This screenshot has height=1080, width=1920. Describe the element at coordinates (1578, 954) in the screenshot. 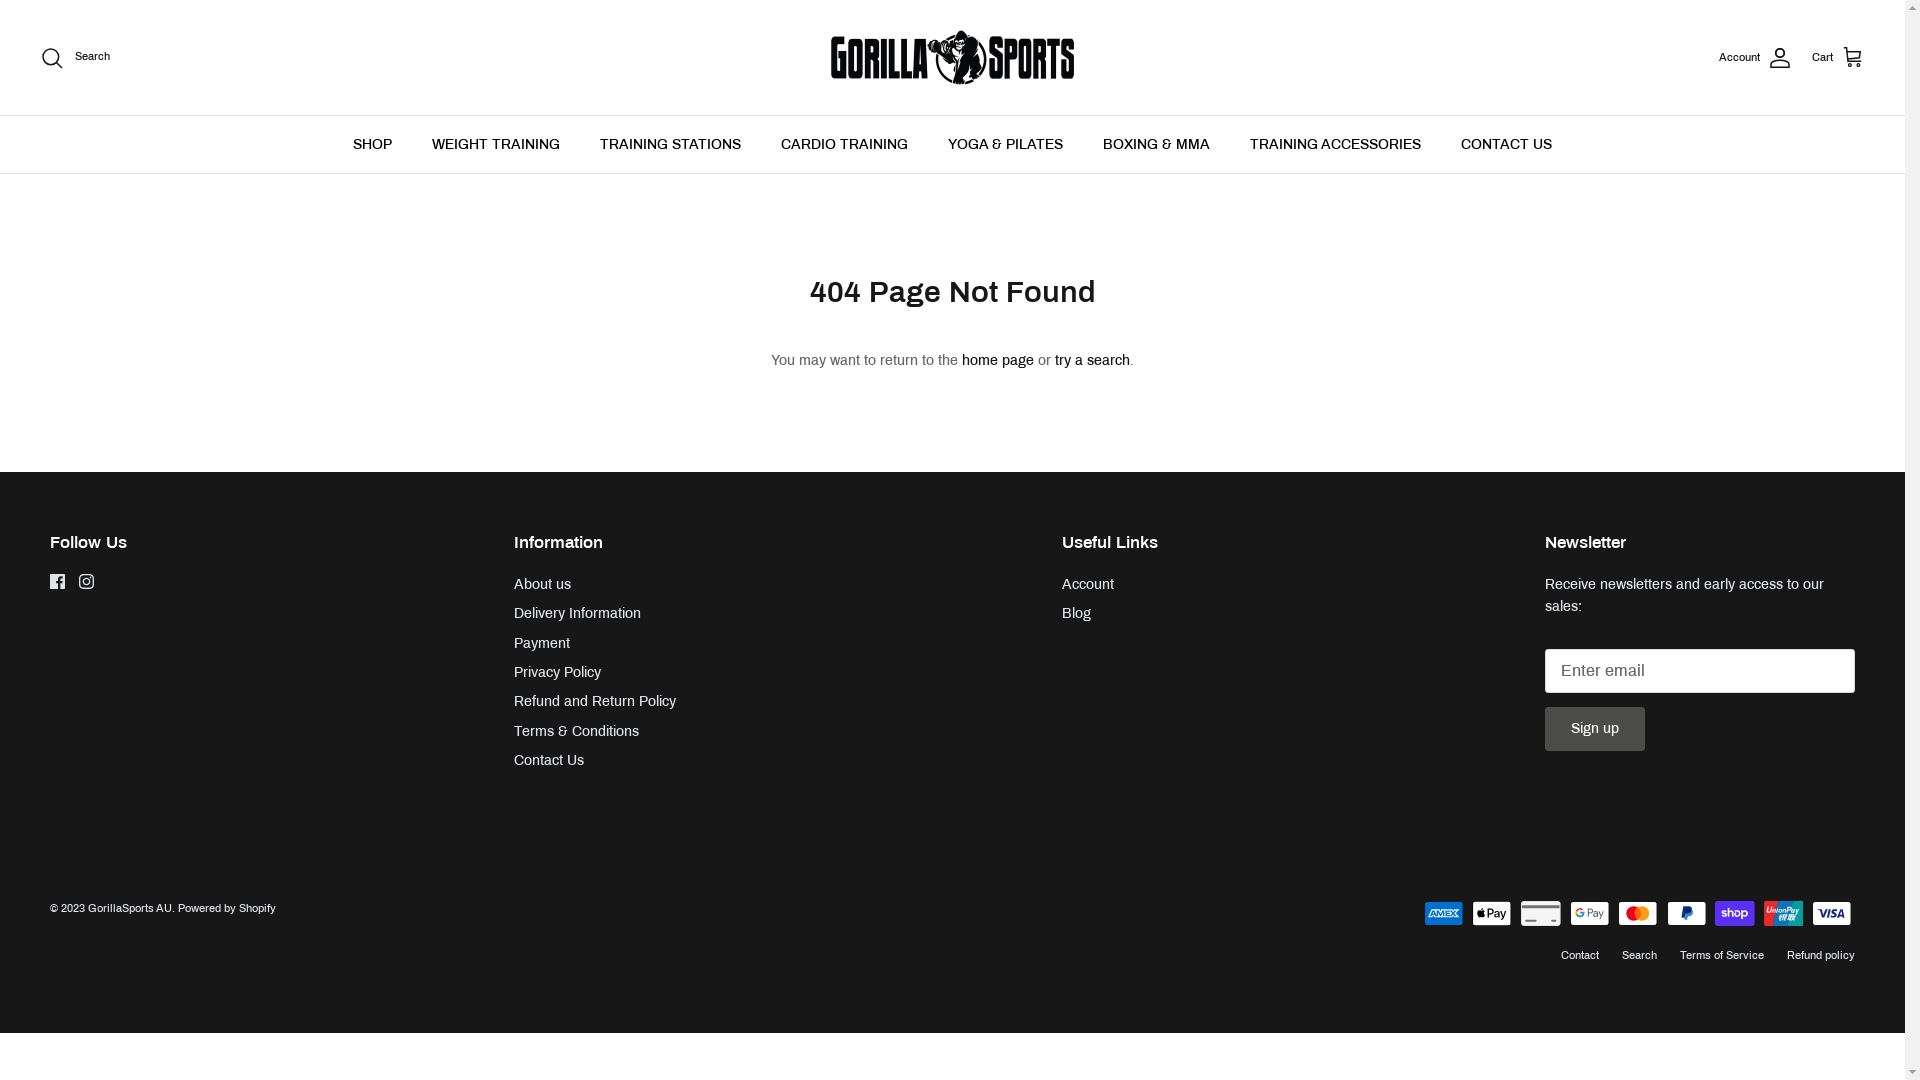

I see `'Contact'` at that location.